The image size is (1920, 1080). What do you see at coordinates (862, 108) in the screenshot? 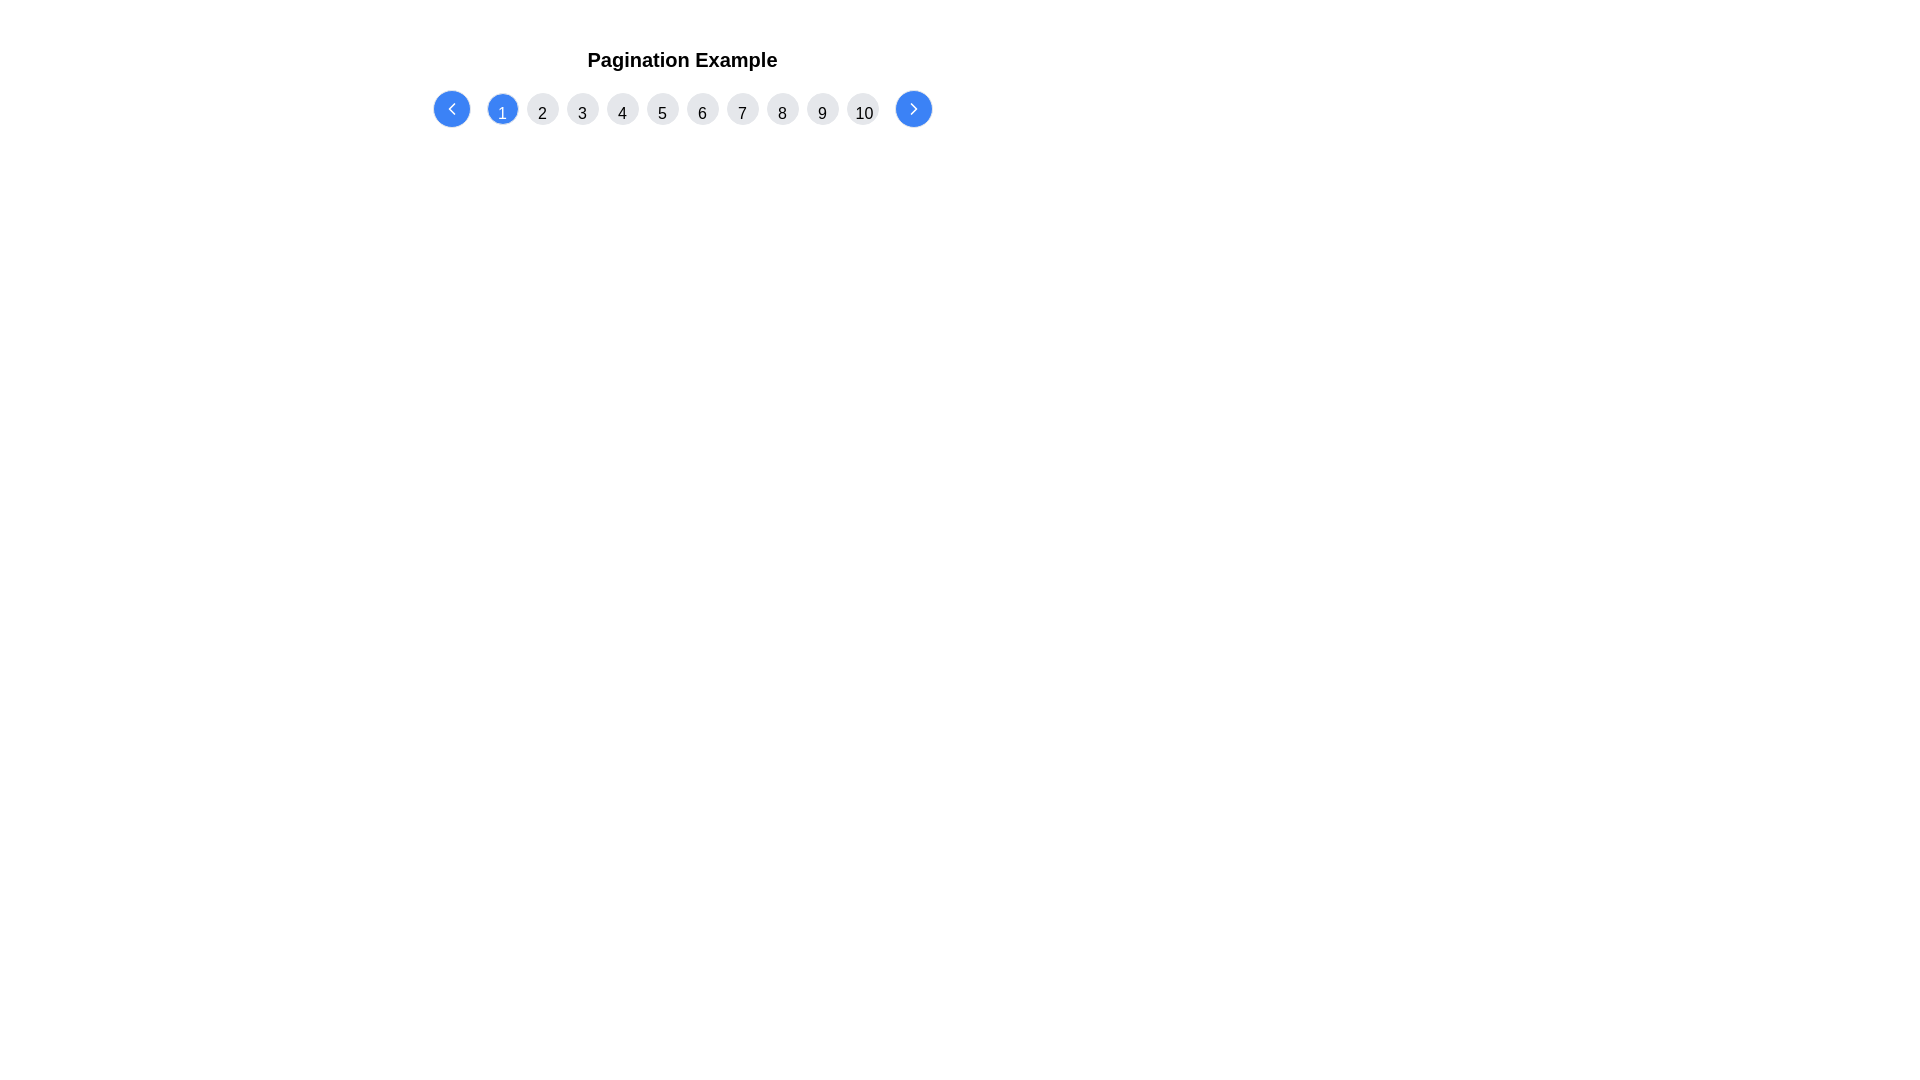
I see `the circular button displaying '10' with a light gray background, located in the top right of the pagination control, to trigger a visual effect` at bounding box center [862, 108].